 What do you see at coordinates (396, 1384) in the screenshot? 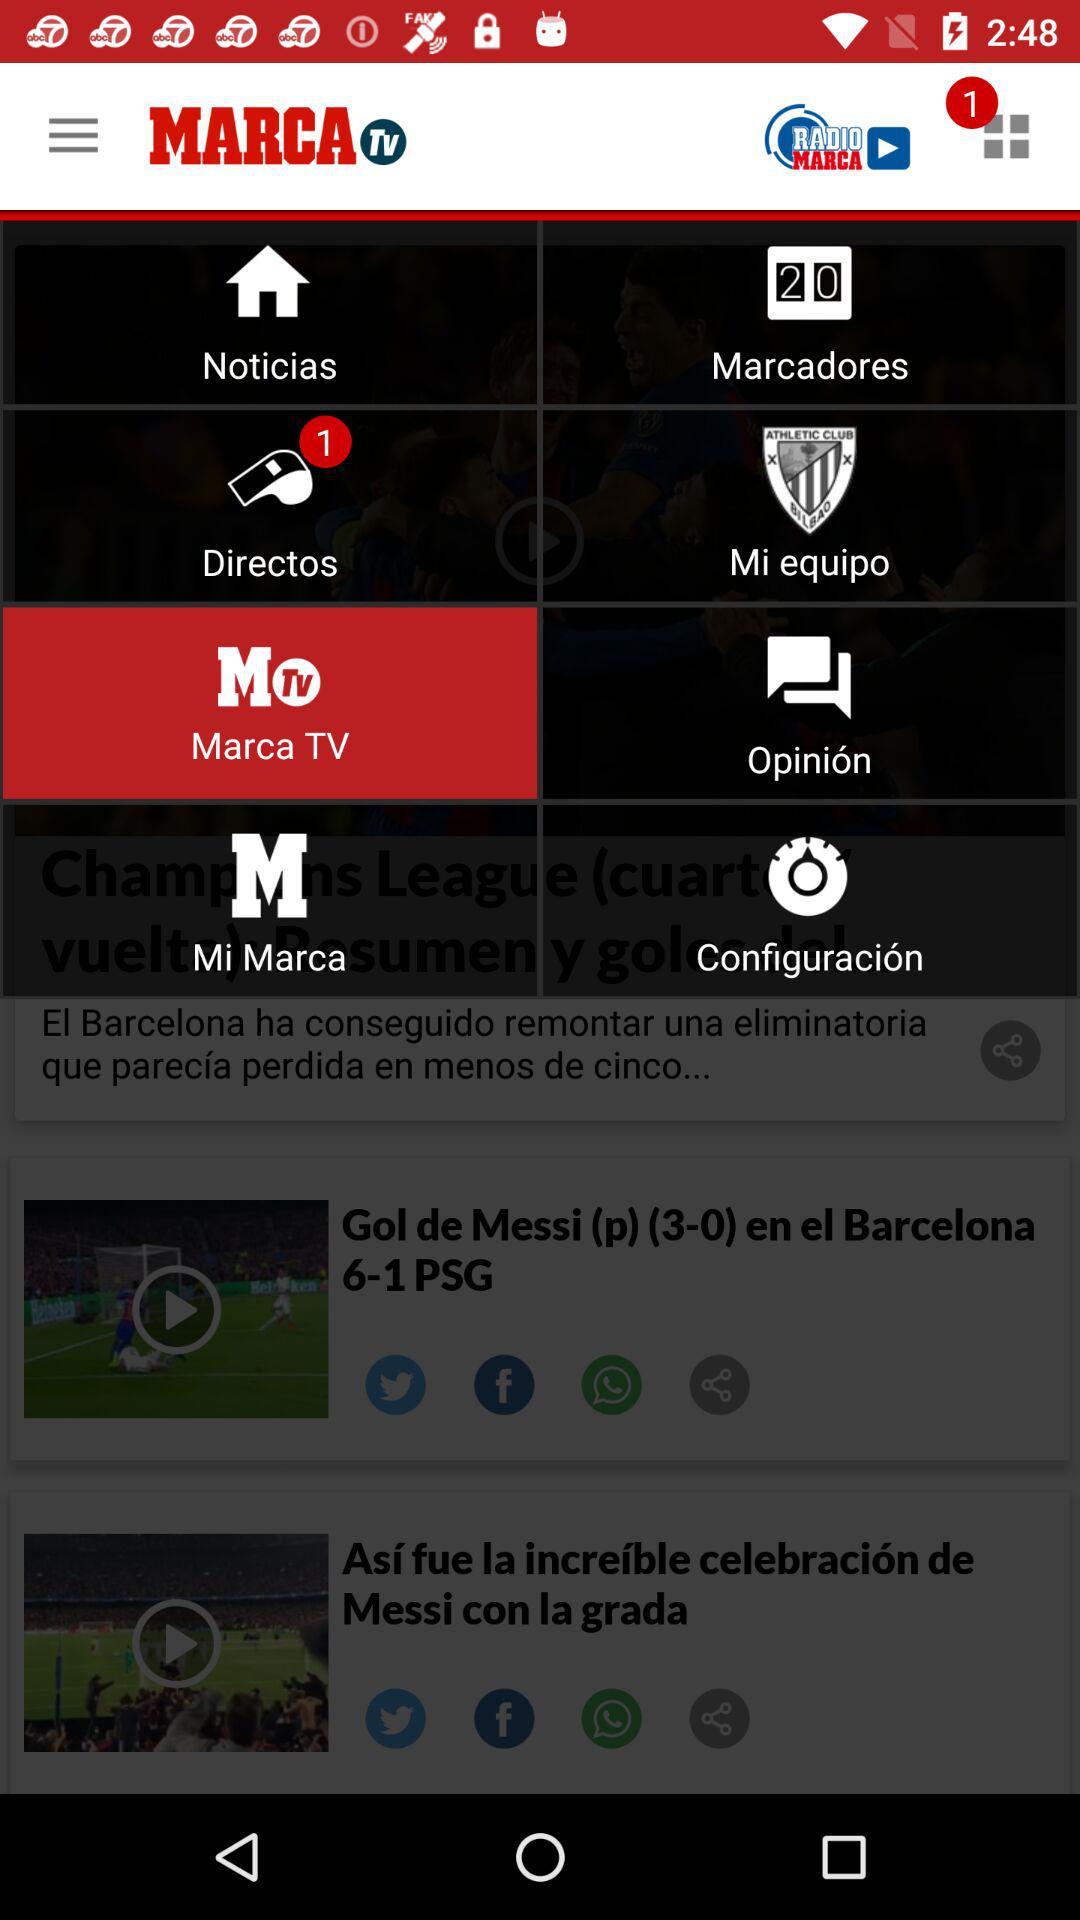
I see `linked.in image` at bounding box center [396, 1384].